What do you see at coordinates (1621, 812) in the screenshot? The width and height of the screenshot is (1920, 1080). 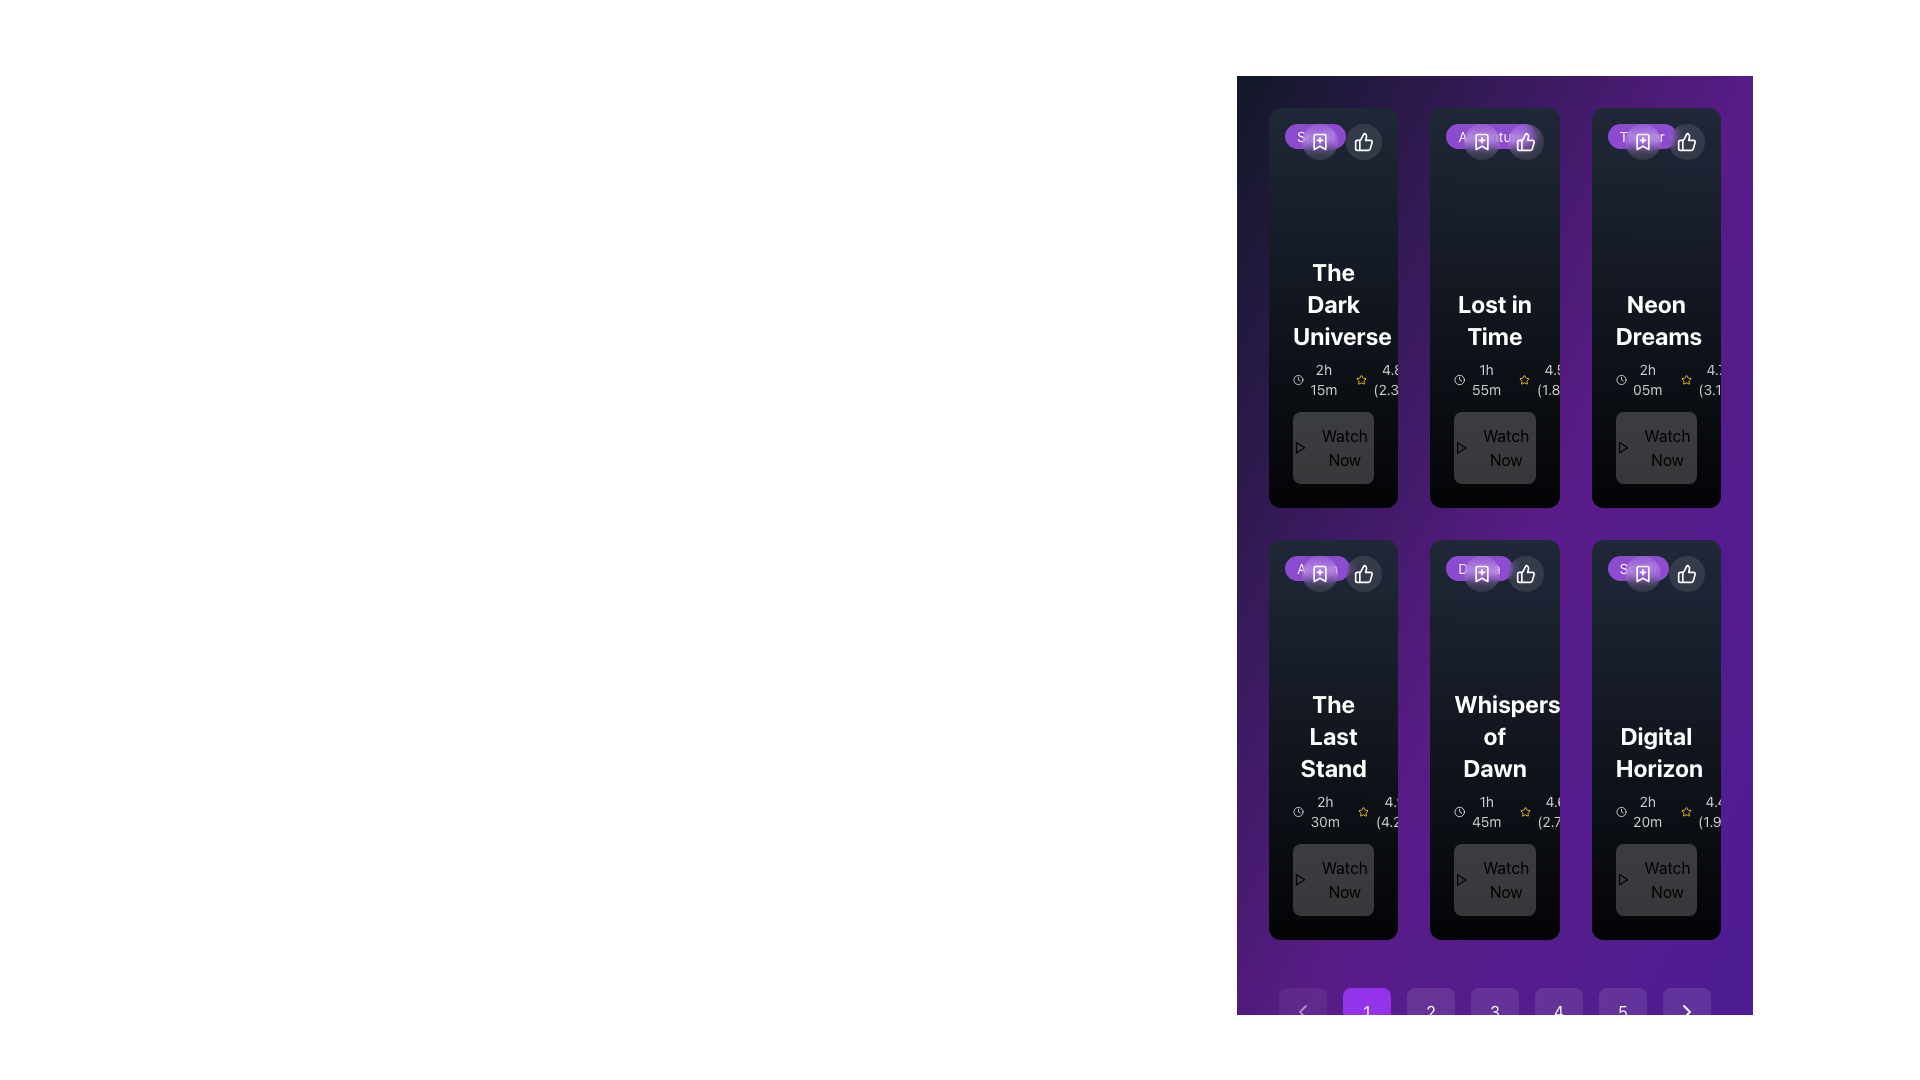 I see `the clock icon within the 'Digital Horizon' panel, located beneath the title and left of the text '2h 20m'` at bounding box center [1621, 812].